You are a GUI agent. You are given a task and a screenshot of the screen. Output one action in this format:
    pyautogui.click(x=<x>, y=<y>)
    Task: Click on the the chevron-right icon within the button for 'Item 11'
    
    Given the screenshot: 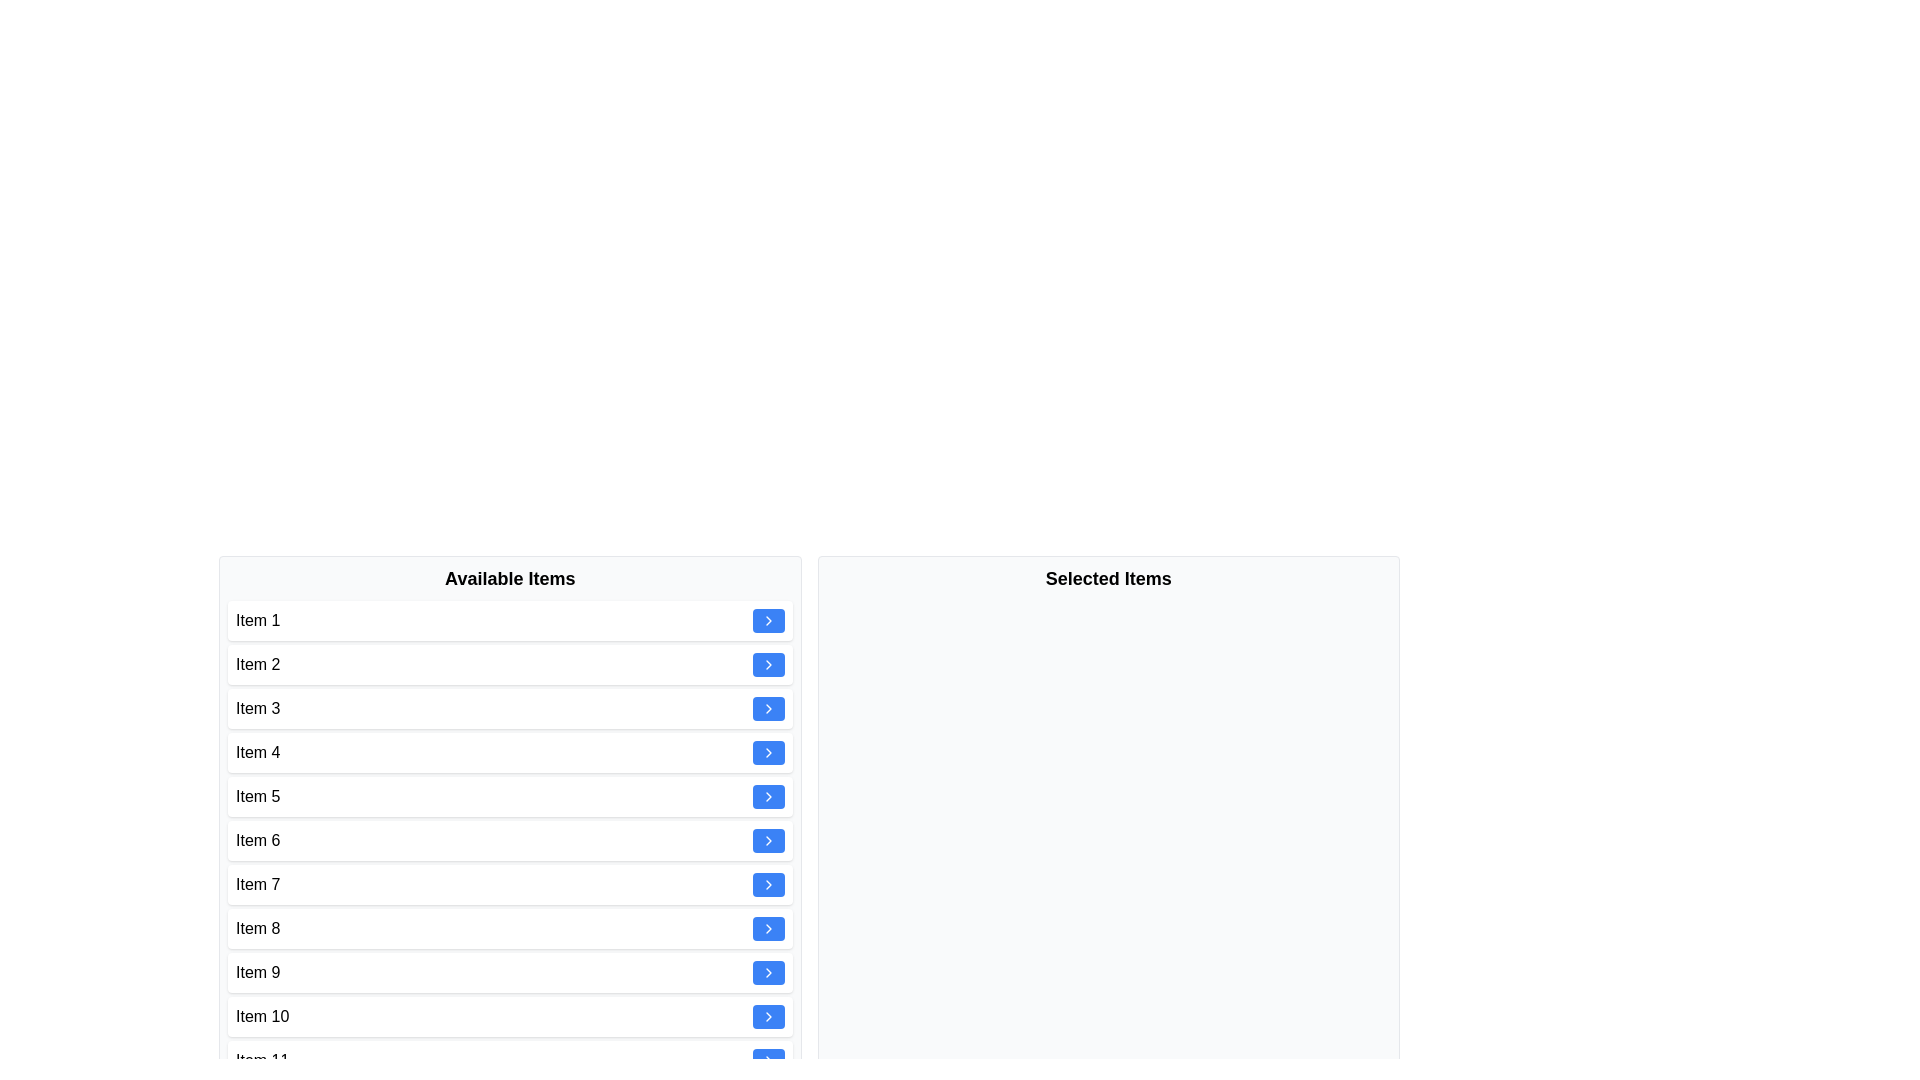 What is the action you would take?
    pyautogui.click(x=767, y=929)
    